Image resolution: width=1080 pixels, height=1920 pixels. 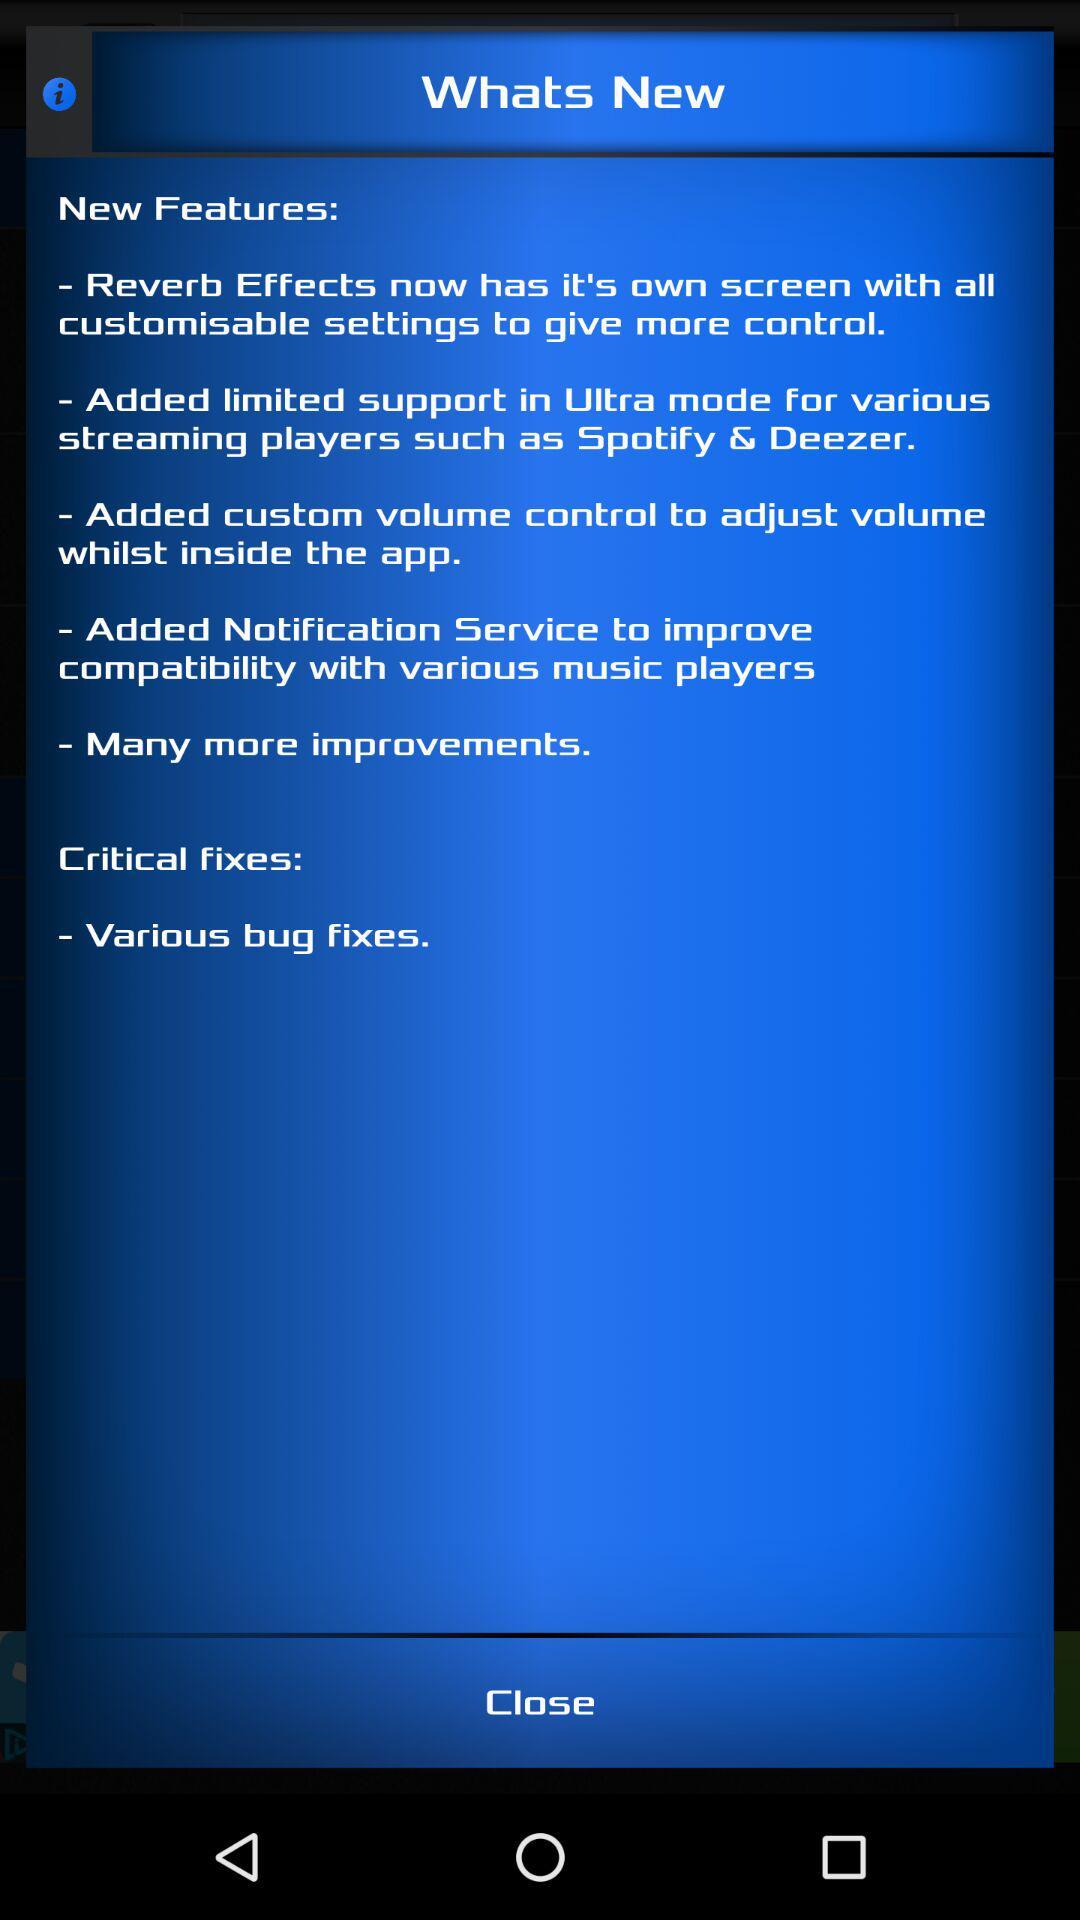 What do you see at coordinates (540, 894) in the screenshot?
I see `icon at the center` at bounding box center [540, 894].